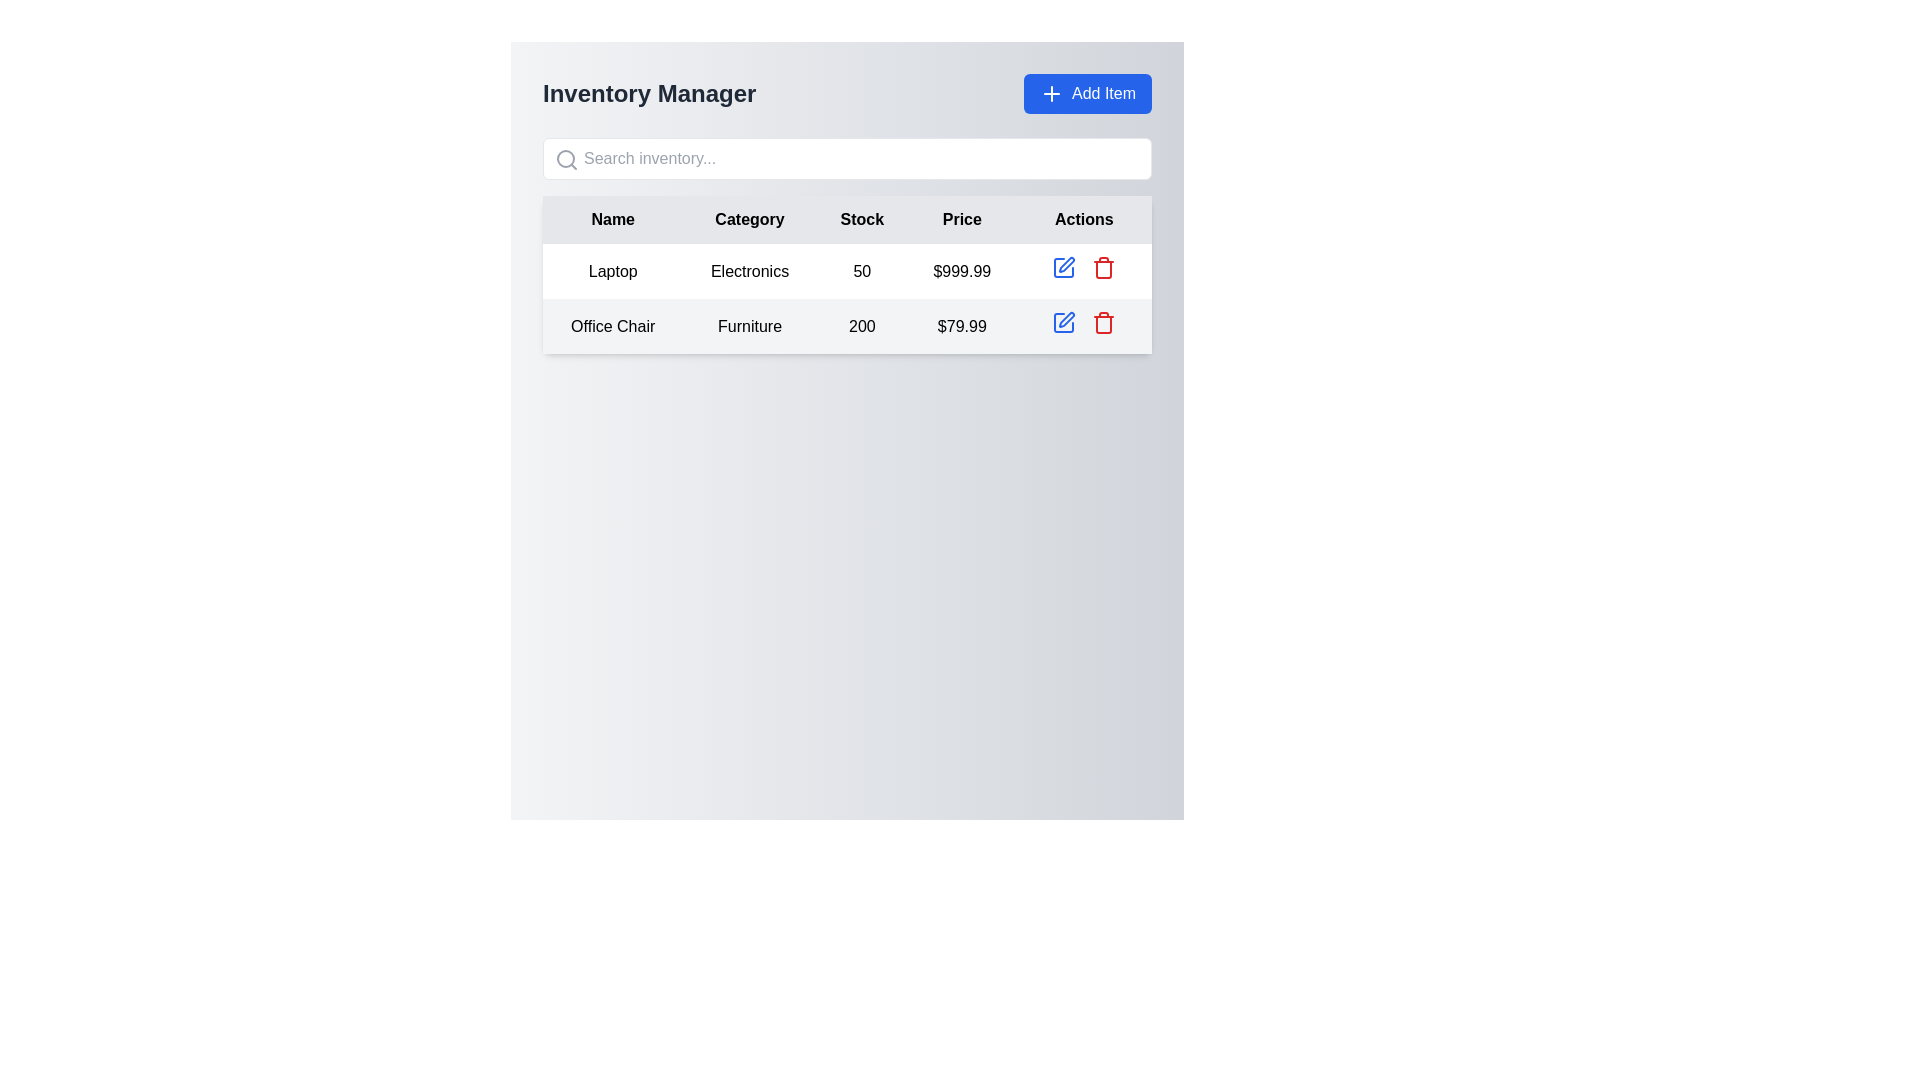 Image resolution: width=1920 pixels, height=1080 pixels. What do you see at coordinates (1050, 93) in the screenshot?
I see `the '+' icon on the 'Add Item' button located at the top-right corner of the interface` at bounding box center [1050, 93].